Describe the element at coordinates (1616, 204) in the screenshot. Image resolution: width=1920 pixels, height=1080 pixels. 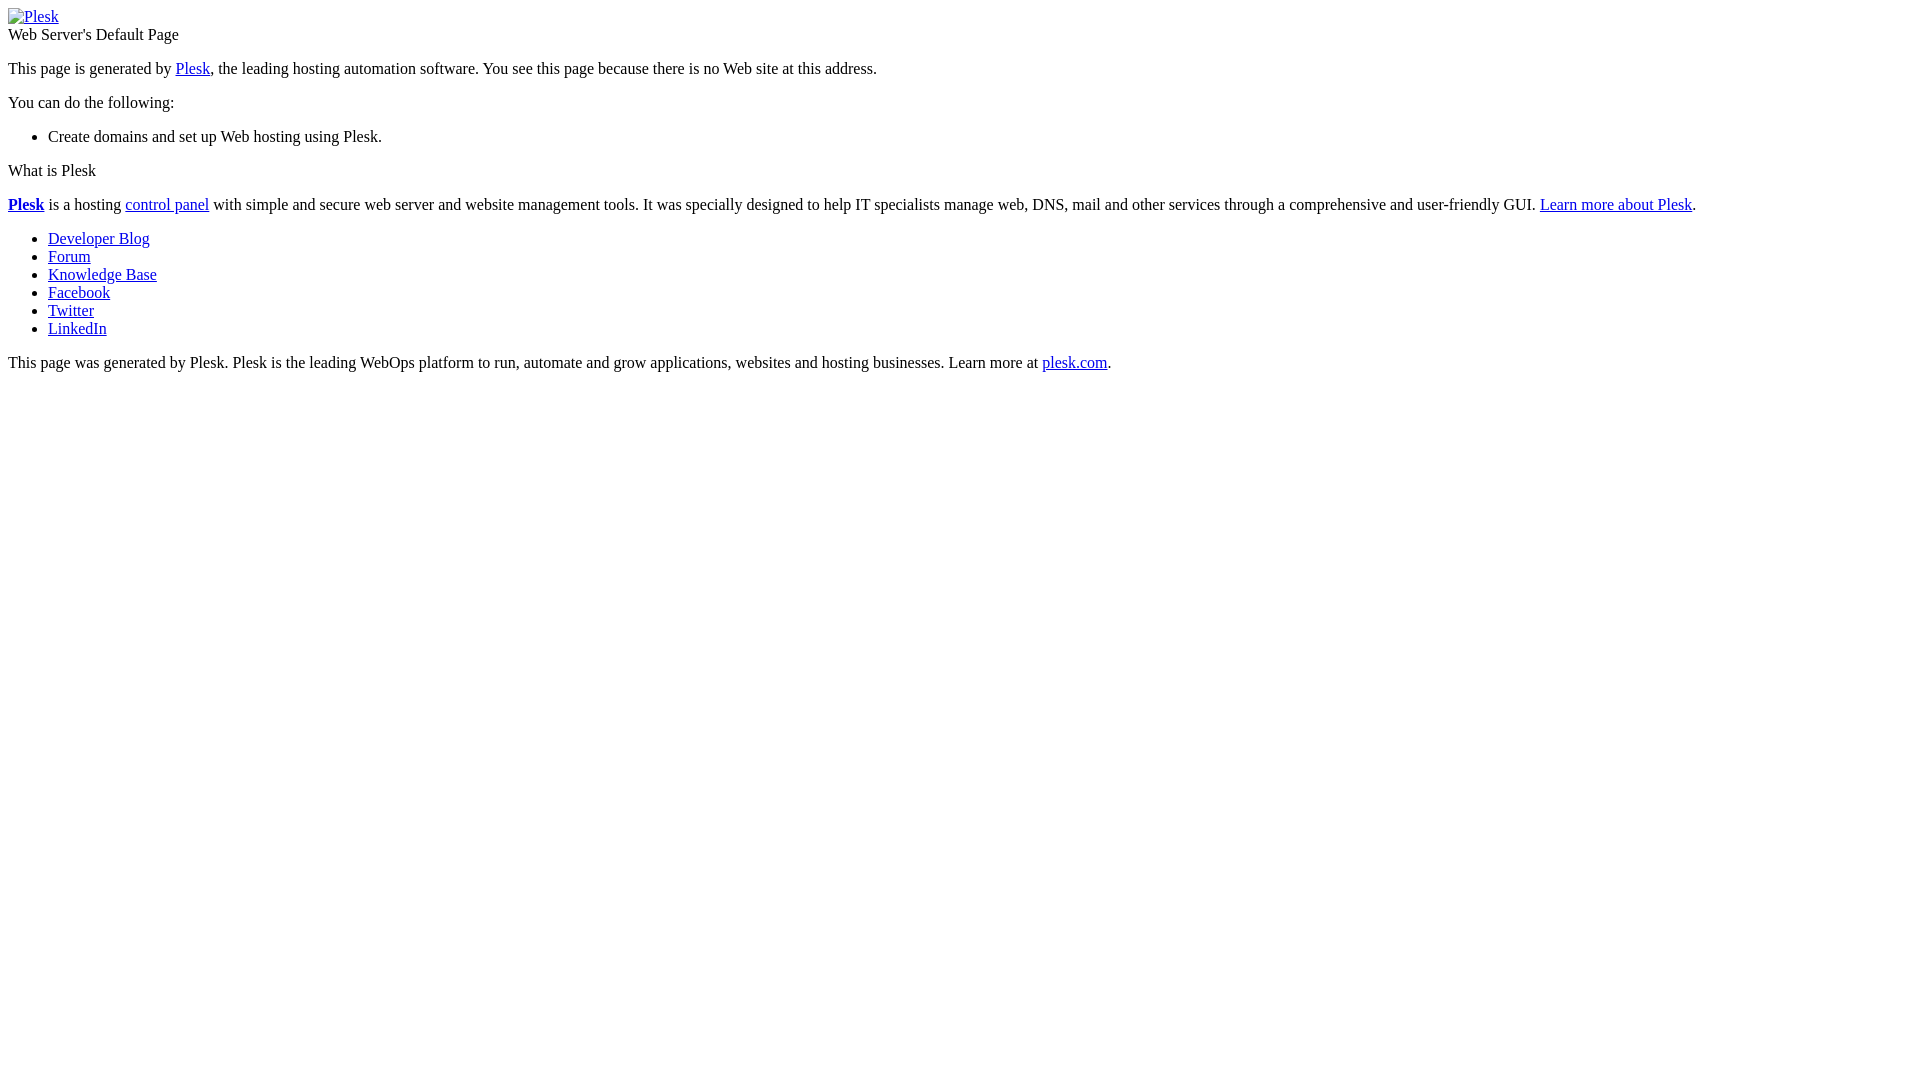
I see `'Learn more about Plesk'` at that location.